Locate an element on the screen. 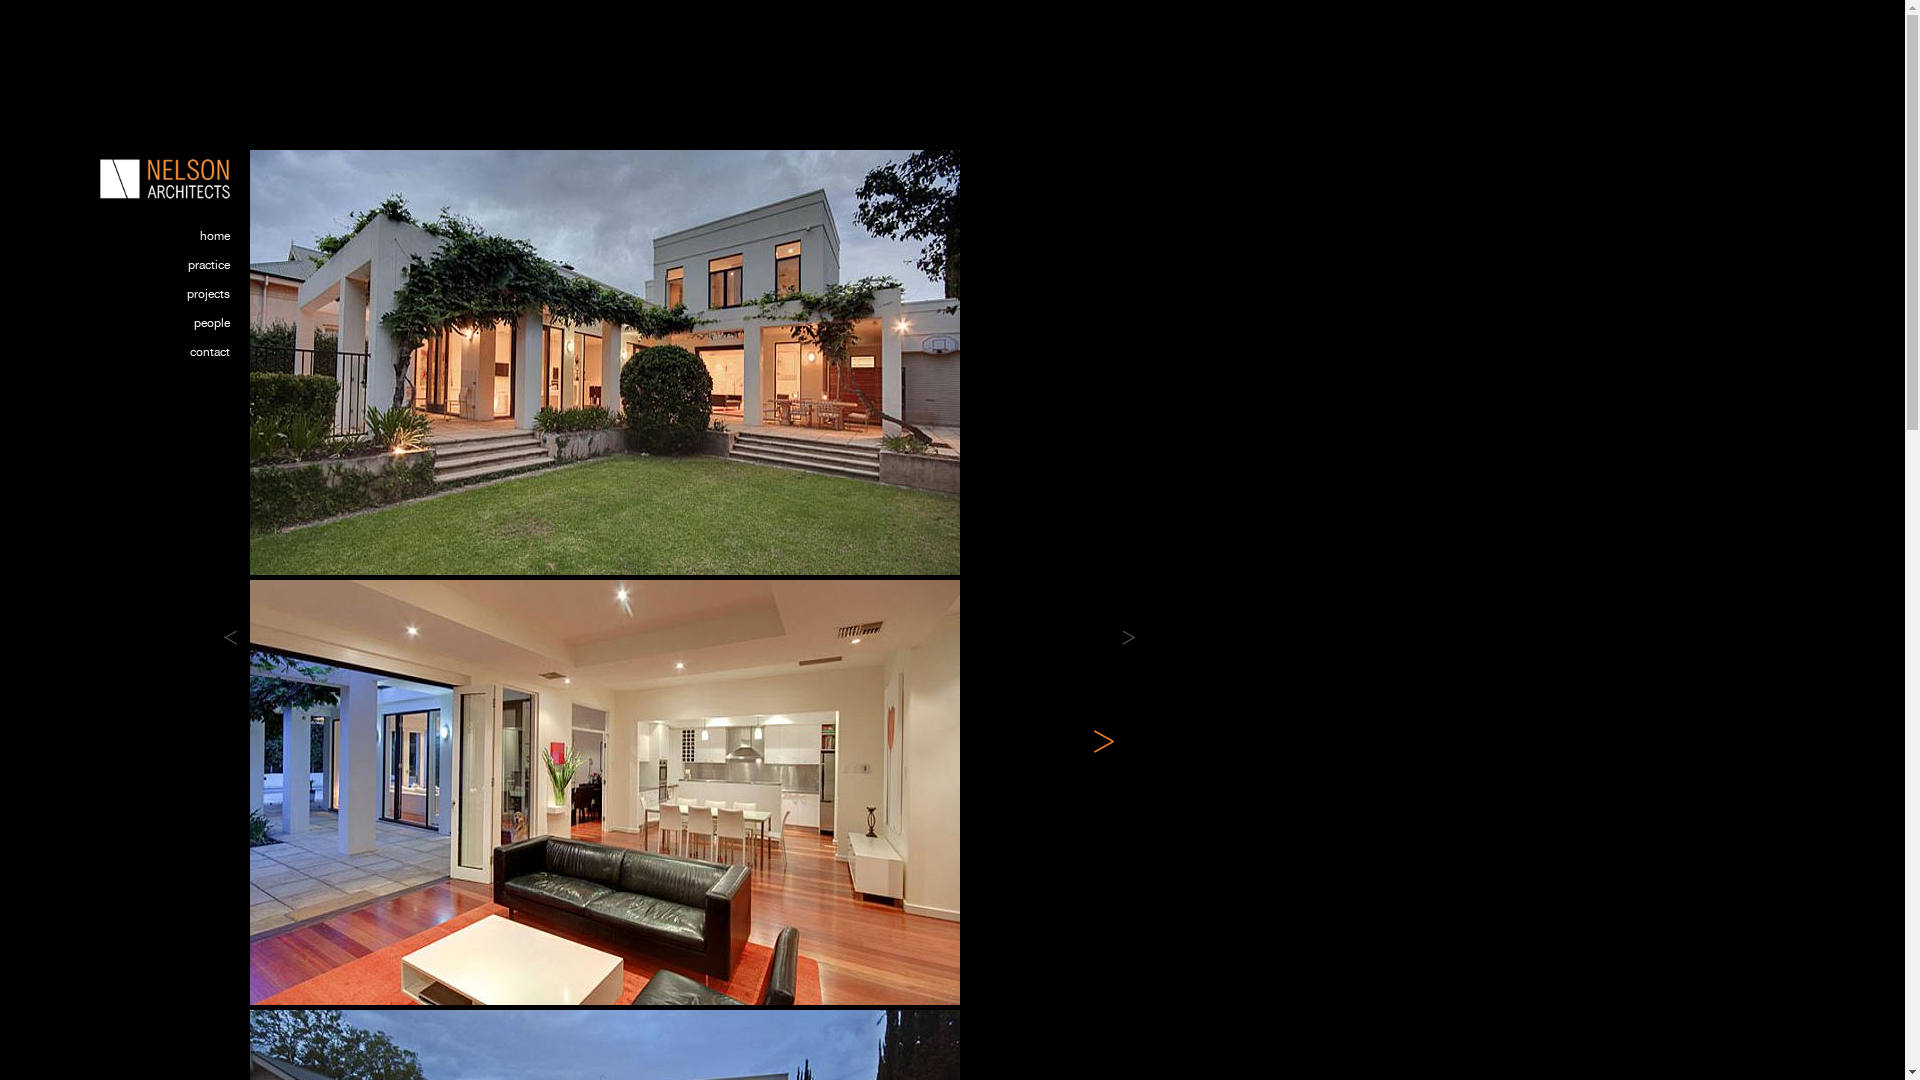 Image resolution: width=1920 pixels, height=1080 pixels. 'Previous' is located at coordinates (222, 637).